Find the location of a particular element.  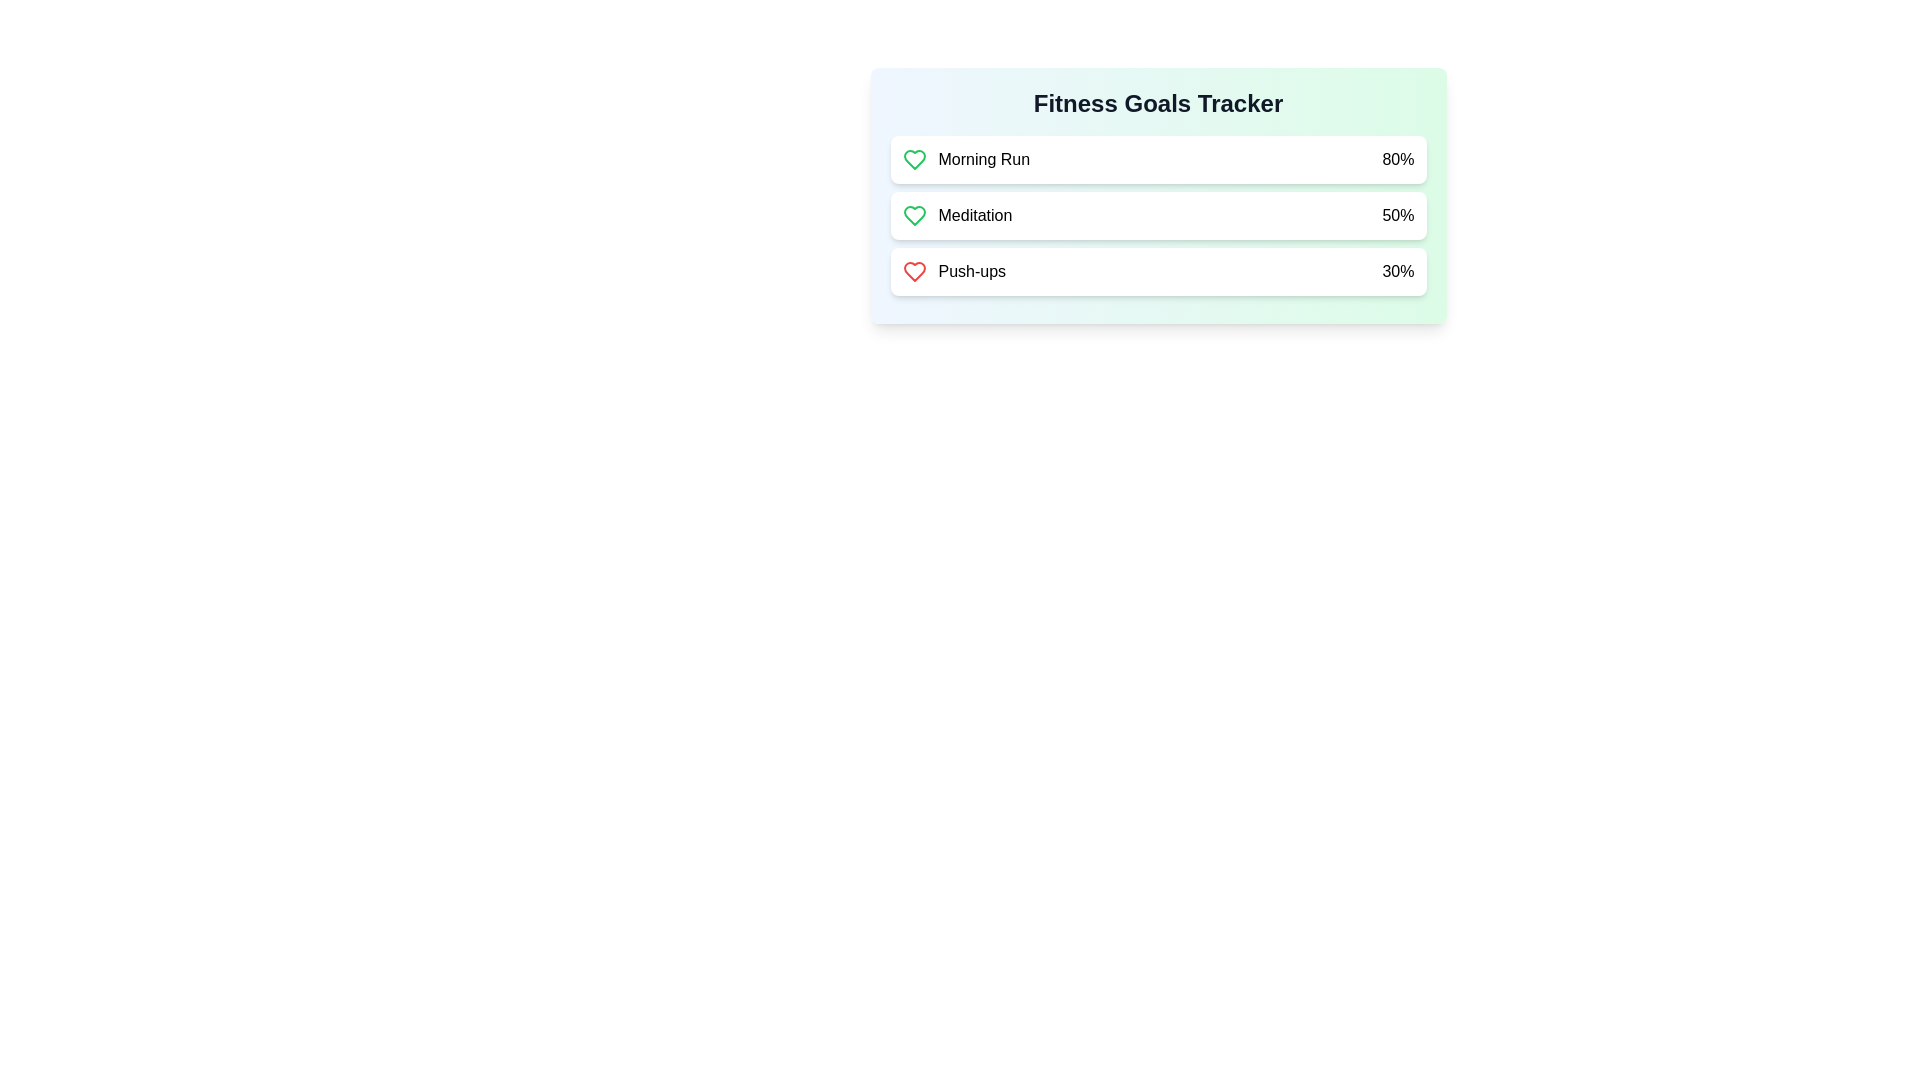

the heart-shaped status indicator icon for 'Push-ups' located in the third row under the 'Meditation' row is located at coordinates (913, 272).